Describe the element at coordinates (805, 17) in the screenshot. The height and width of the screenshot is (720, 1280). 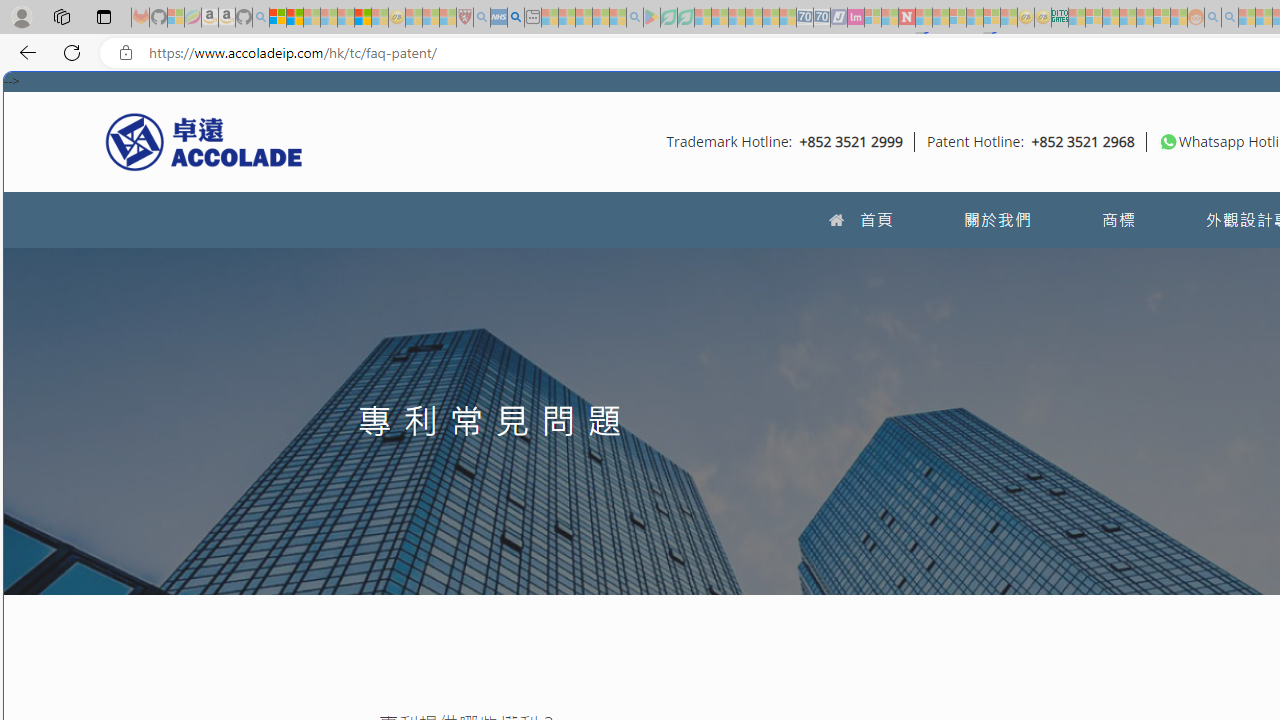
I see `'Cheap Car Rentals - Save70.com - Sleeping'` at that location.